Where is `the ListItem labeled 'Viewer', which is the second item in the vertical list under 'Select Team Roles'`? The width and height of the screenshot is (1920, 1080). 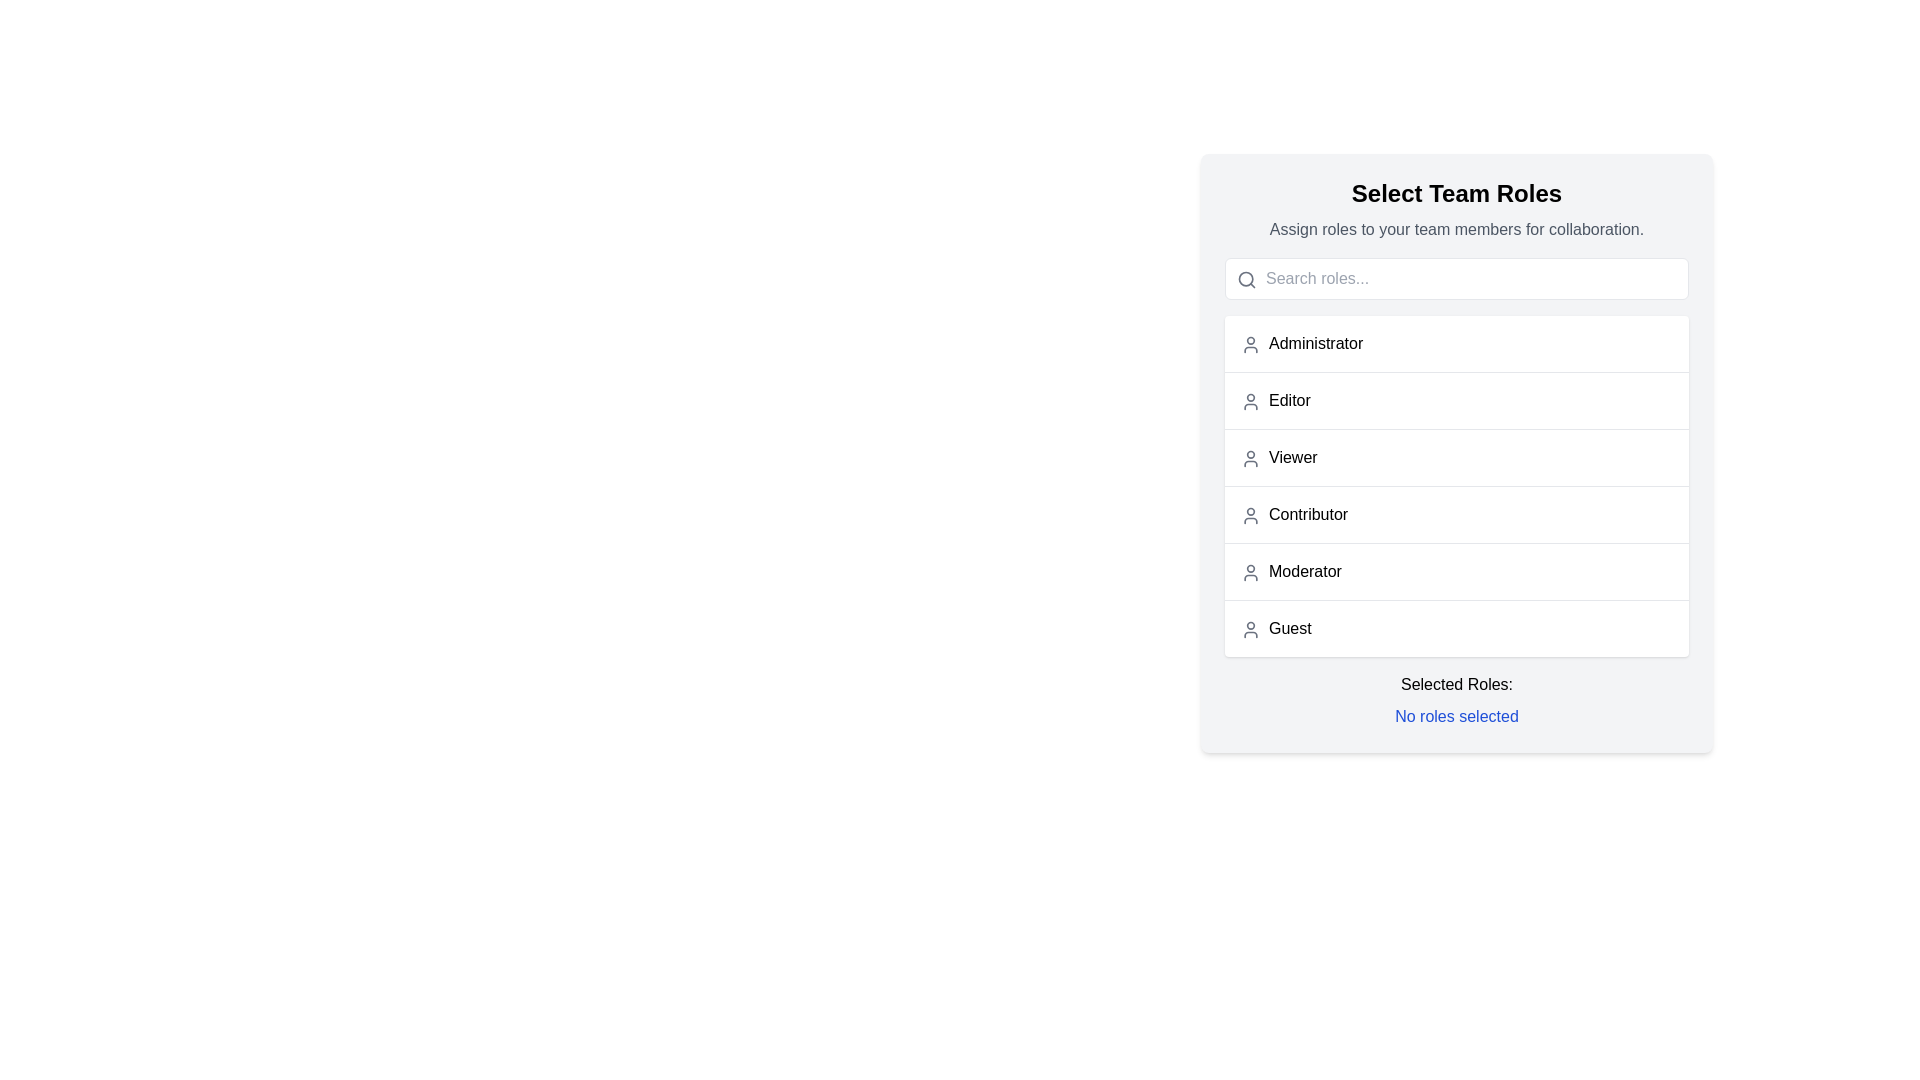 the ListItem labeled 'Viewer', which is the second item in the vertical list under 'Select Team Roles' is located at coordinates (1278, 458).